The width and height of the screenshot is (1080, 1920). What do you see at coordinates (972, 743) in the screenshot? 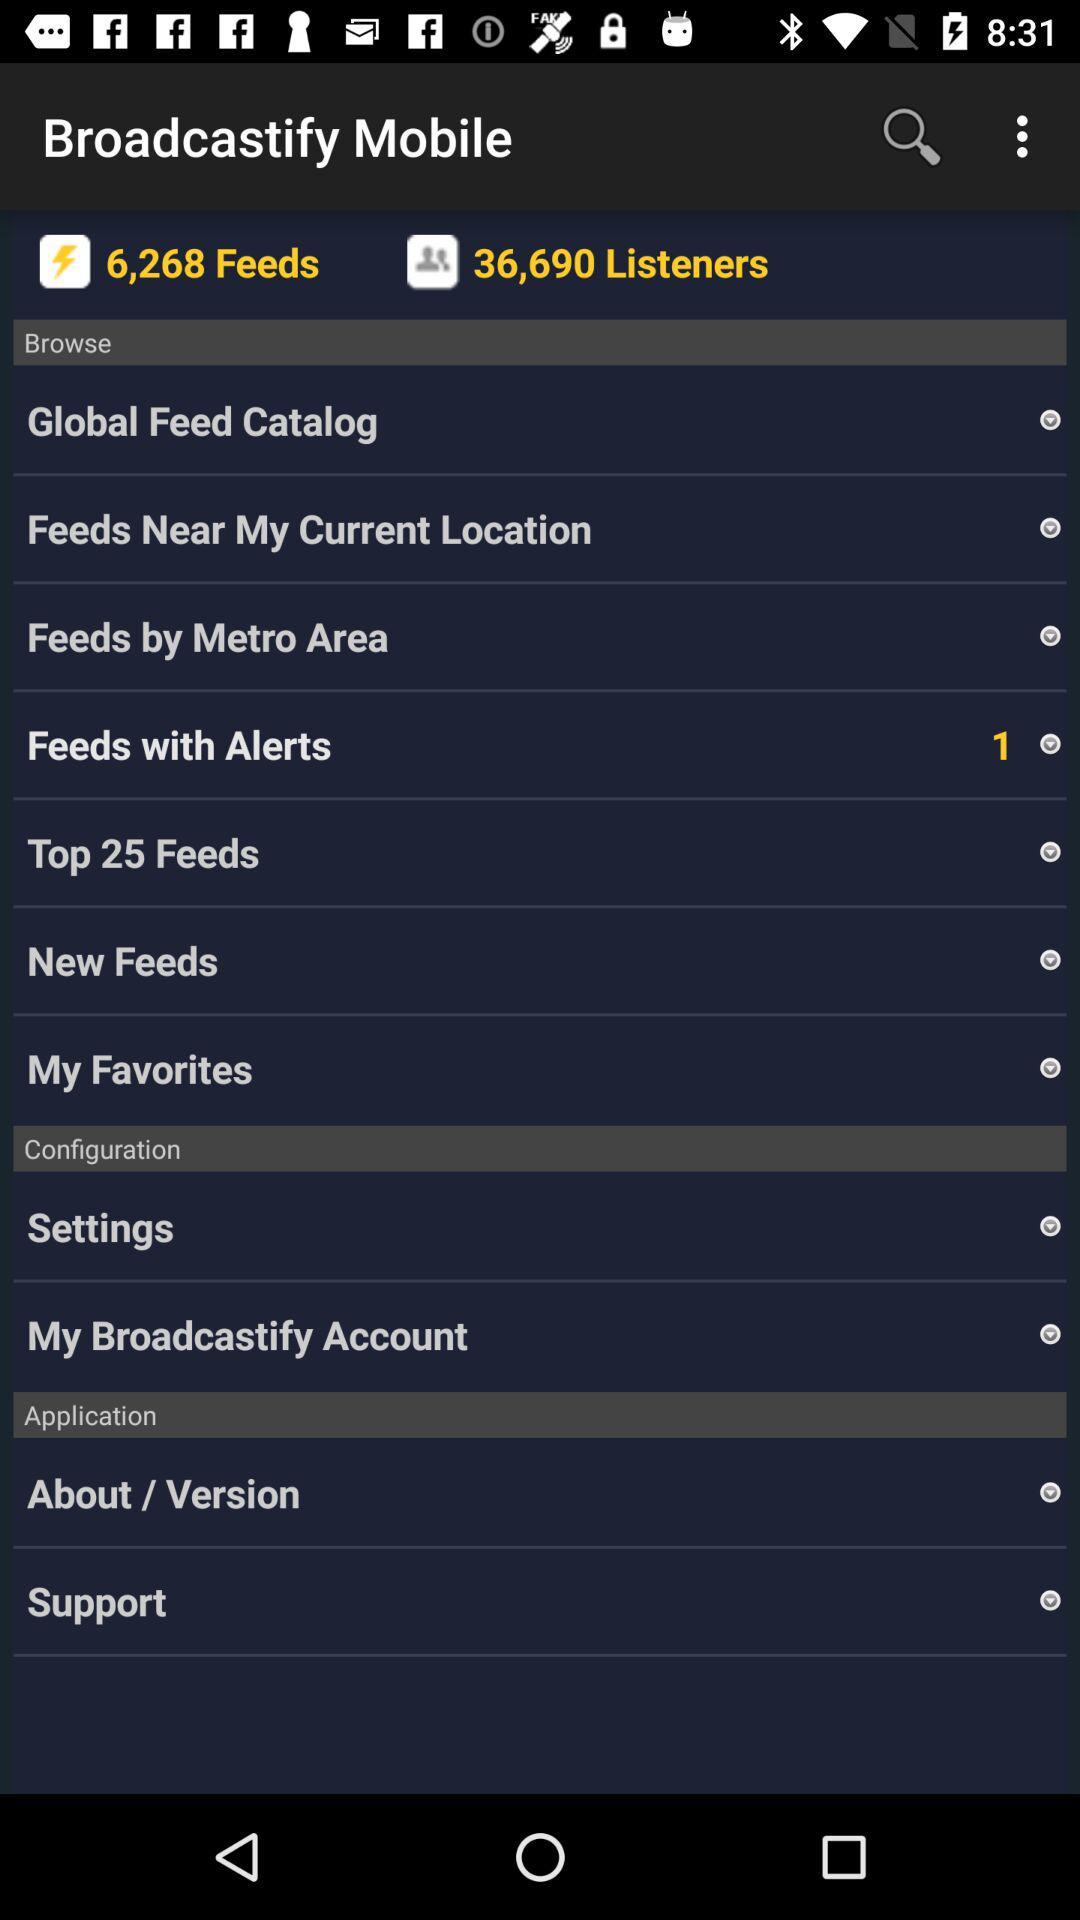
I see `1` at bounding box center [972, 743].